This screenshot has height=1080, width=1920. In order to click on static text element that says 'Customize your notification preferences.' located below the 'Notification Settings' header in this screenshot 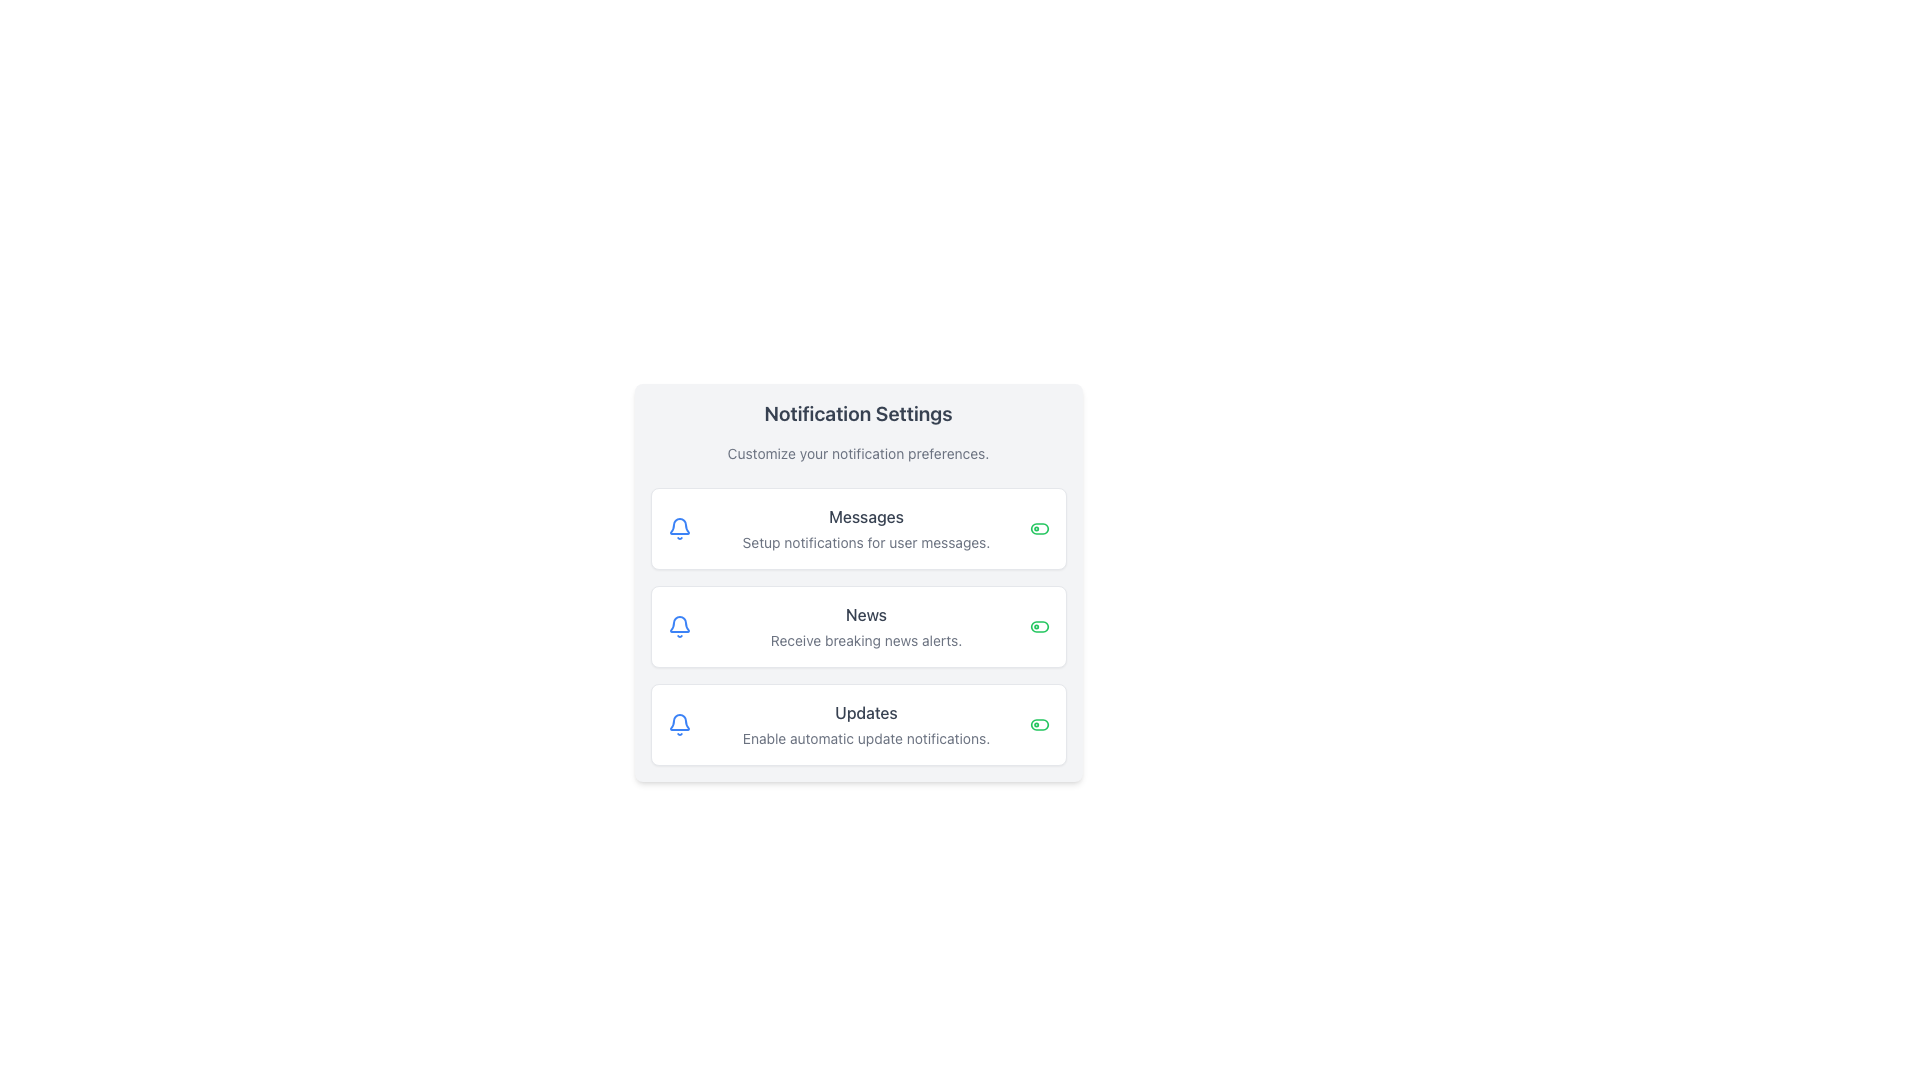, I will do `click(858, 454)`.